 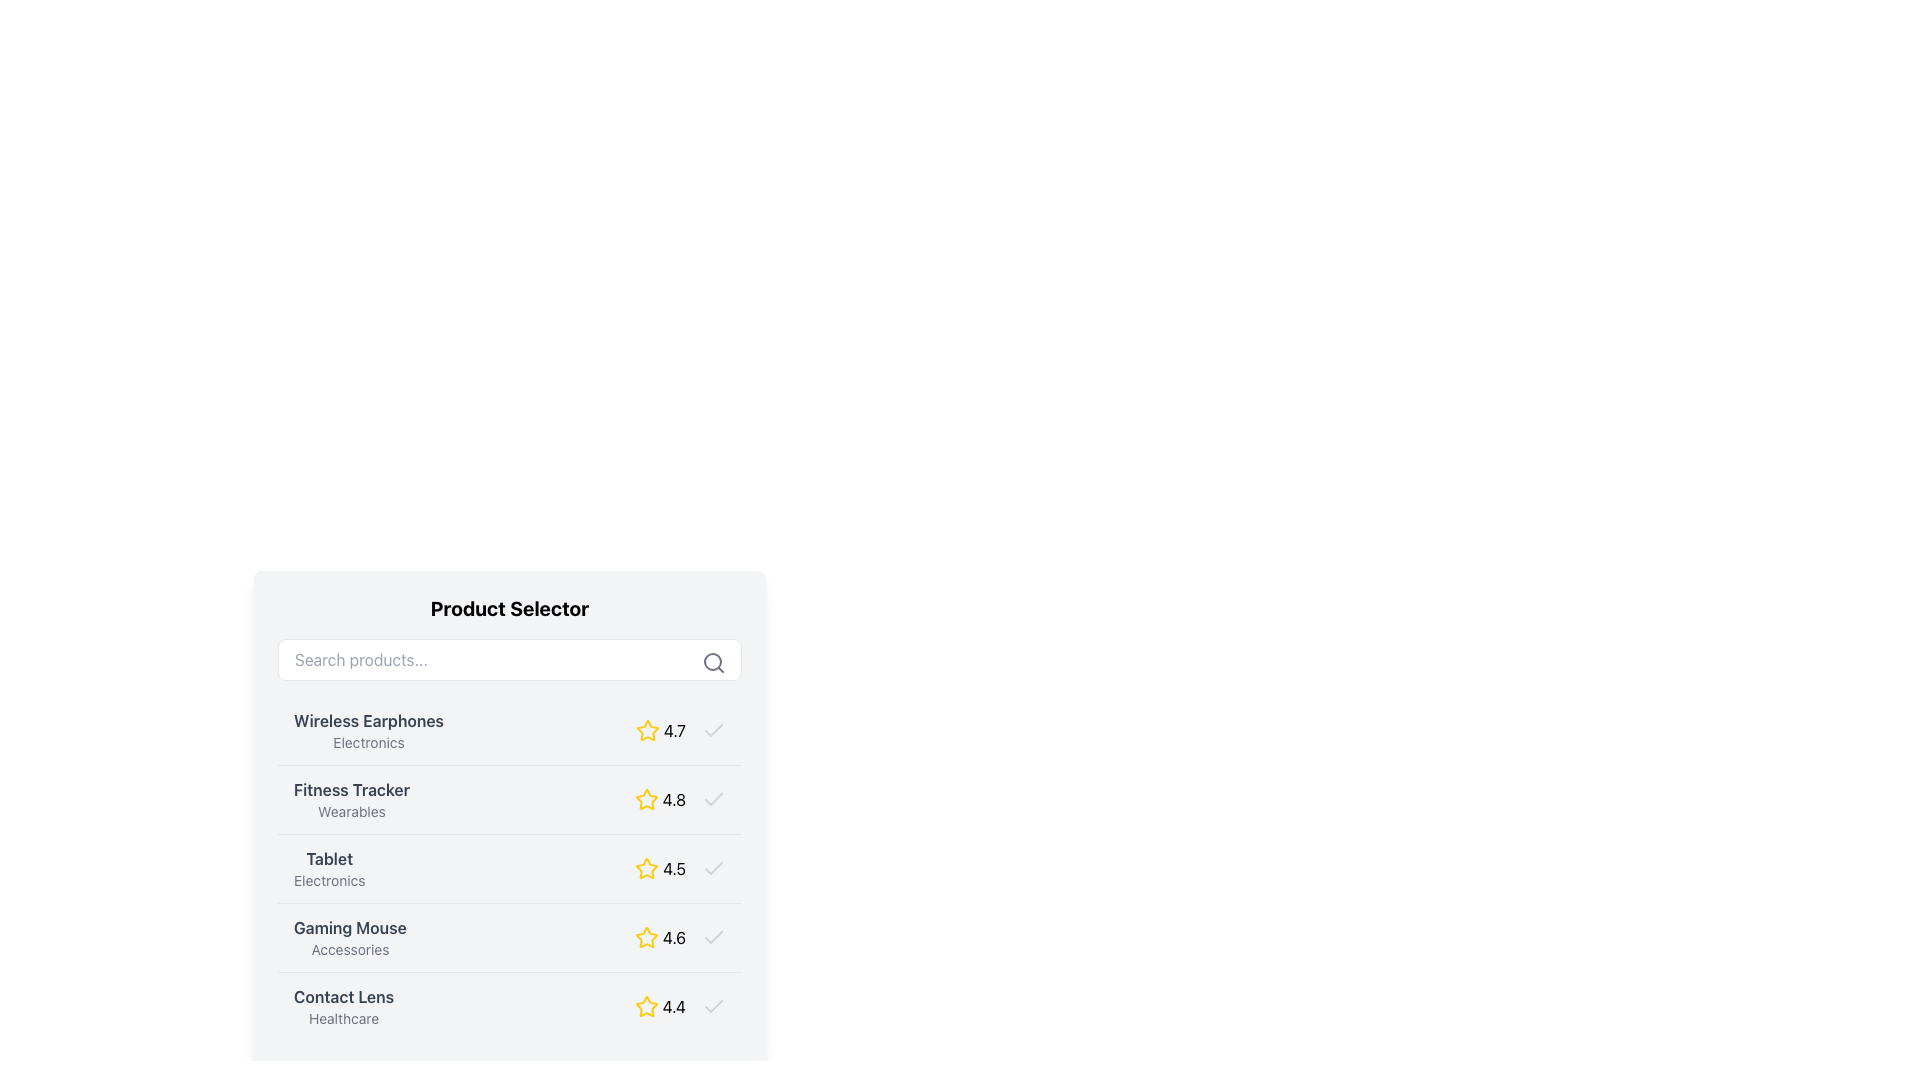 What do you see at coordinates (329, 858) in the screenshot?
I see `the Static Text Label displaying 'Tablet' which is the third item in the vertical list of products, aligned to the left and above the text 'Electronics'` at bounding box center [329, 858].